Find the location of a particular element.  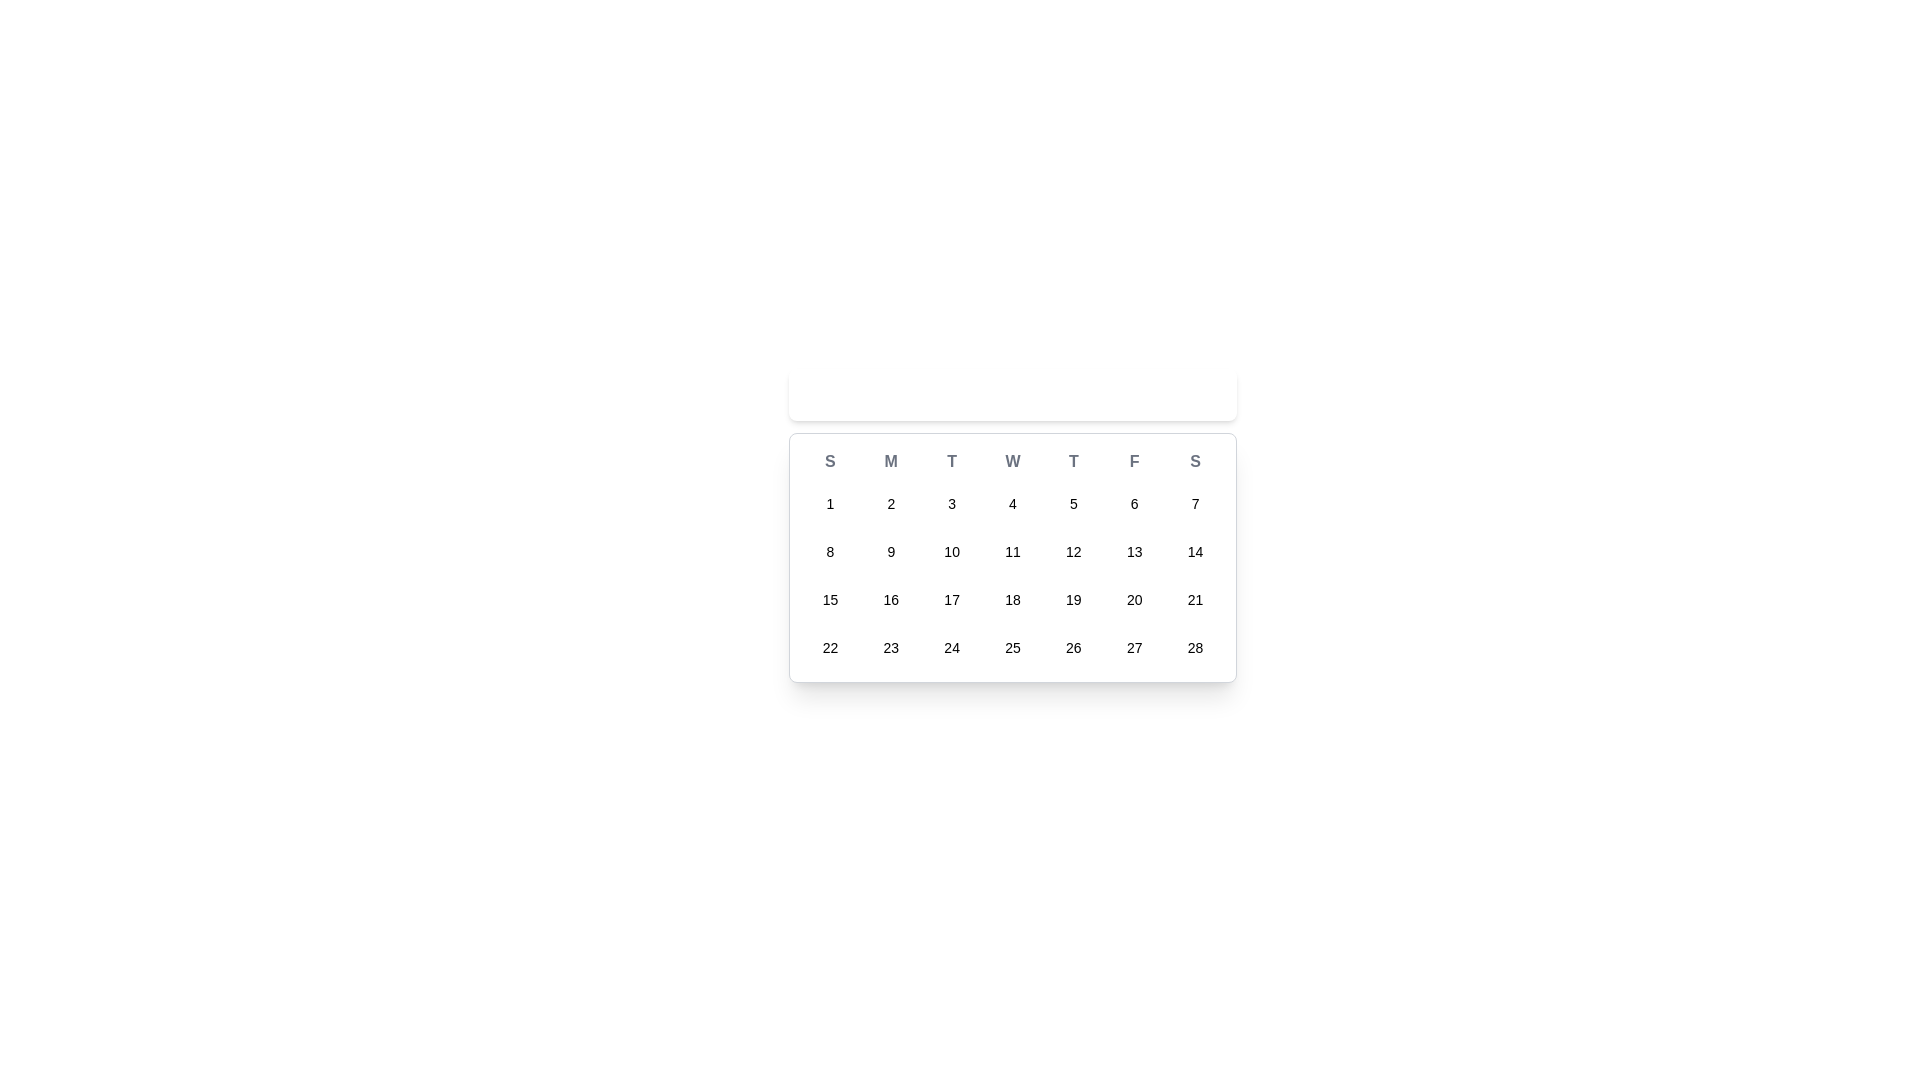

the selectable date button representing the date '24' is located at coordinates (950, 648).